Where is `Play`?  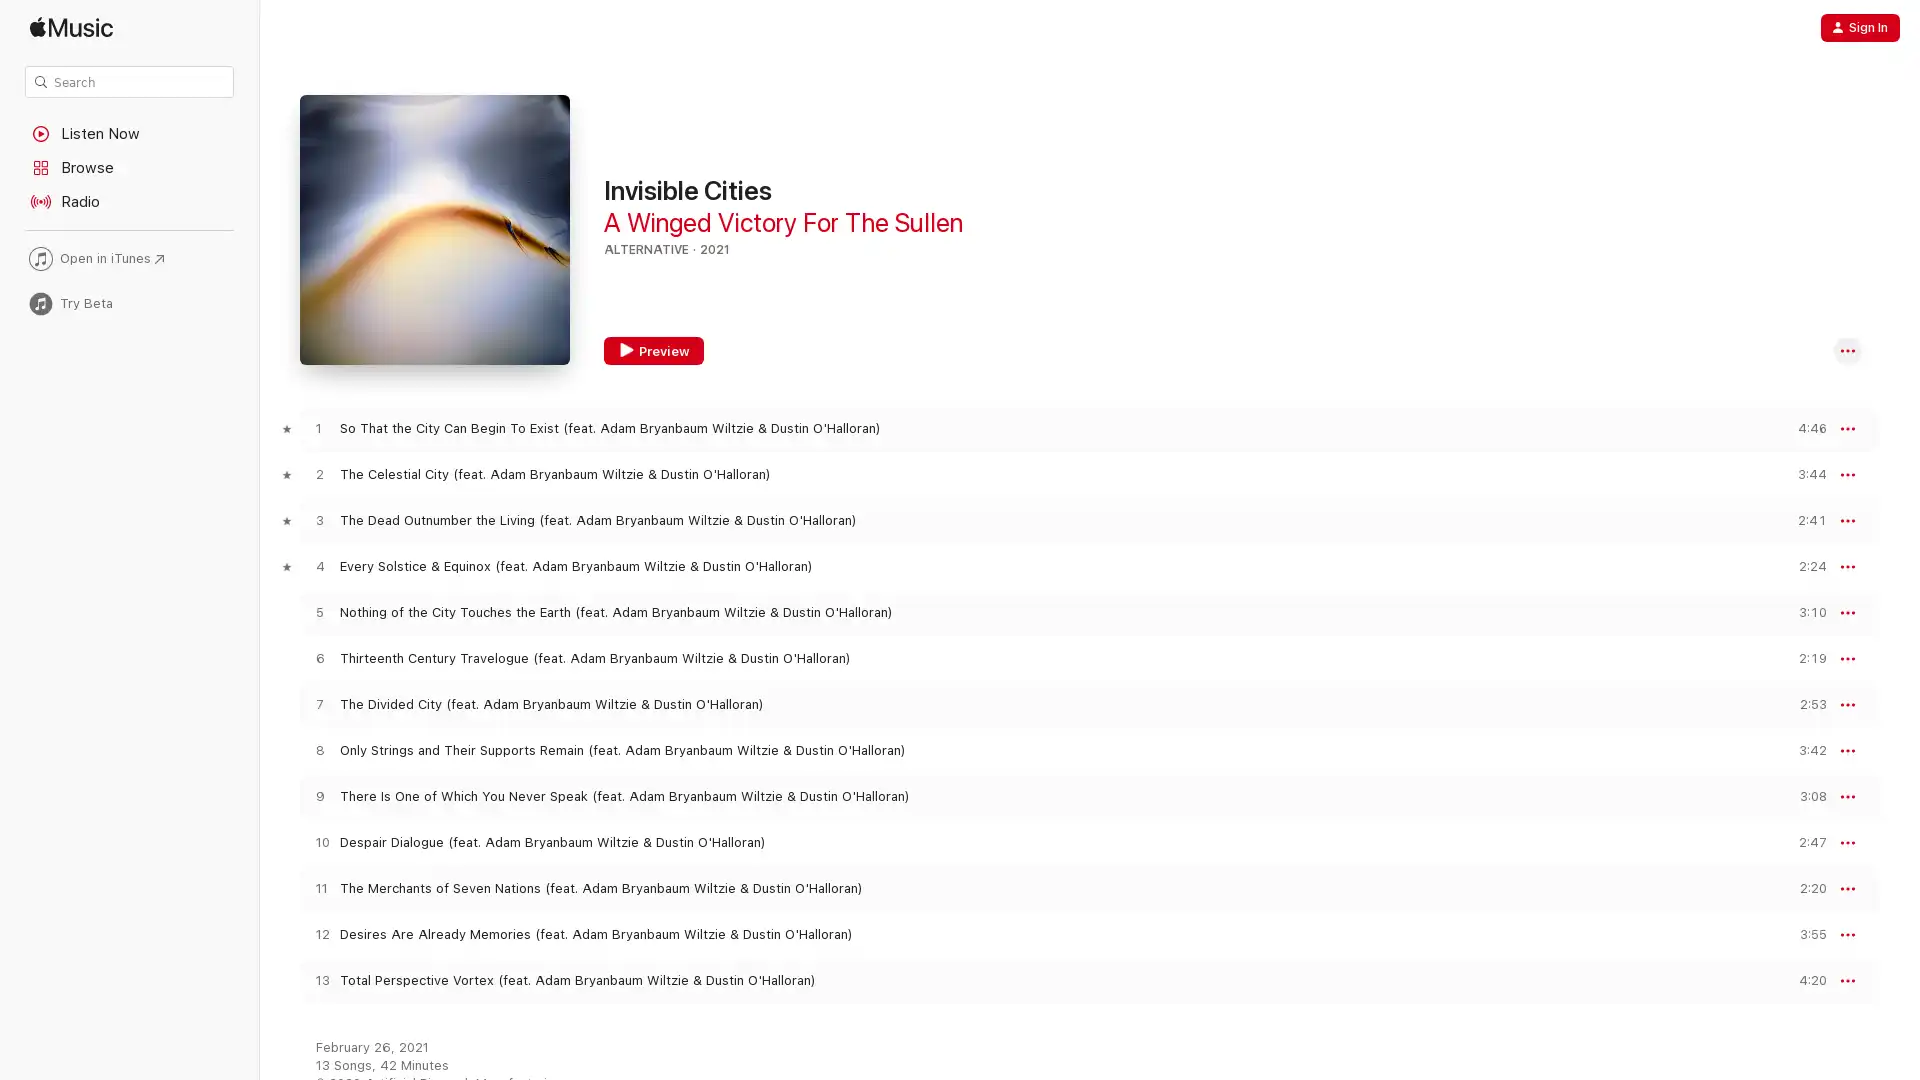
Play is located at coordinates (318, 750).